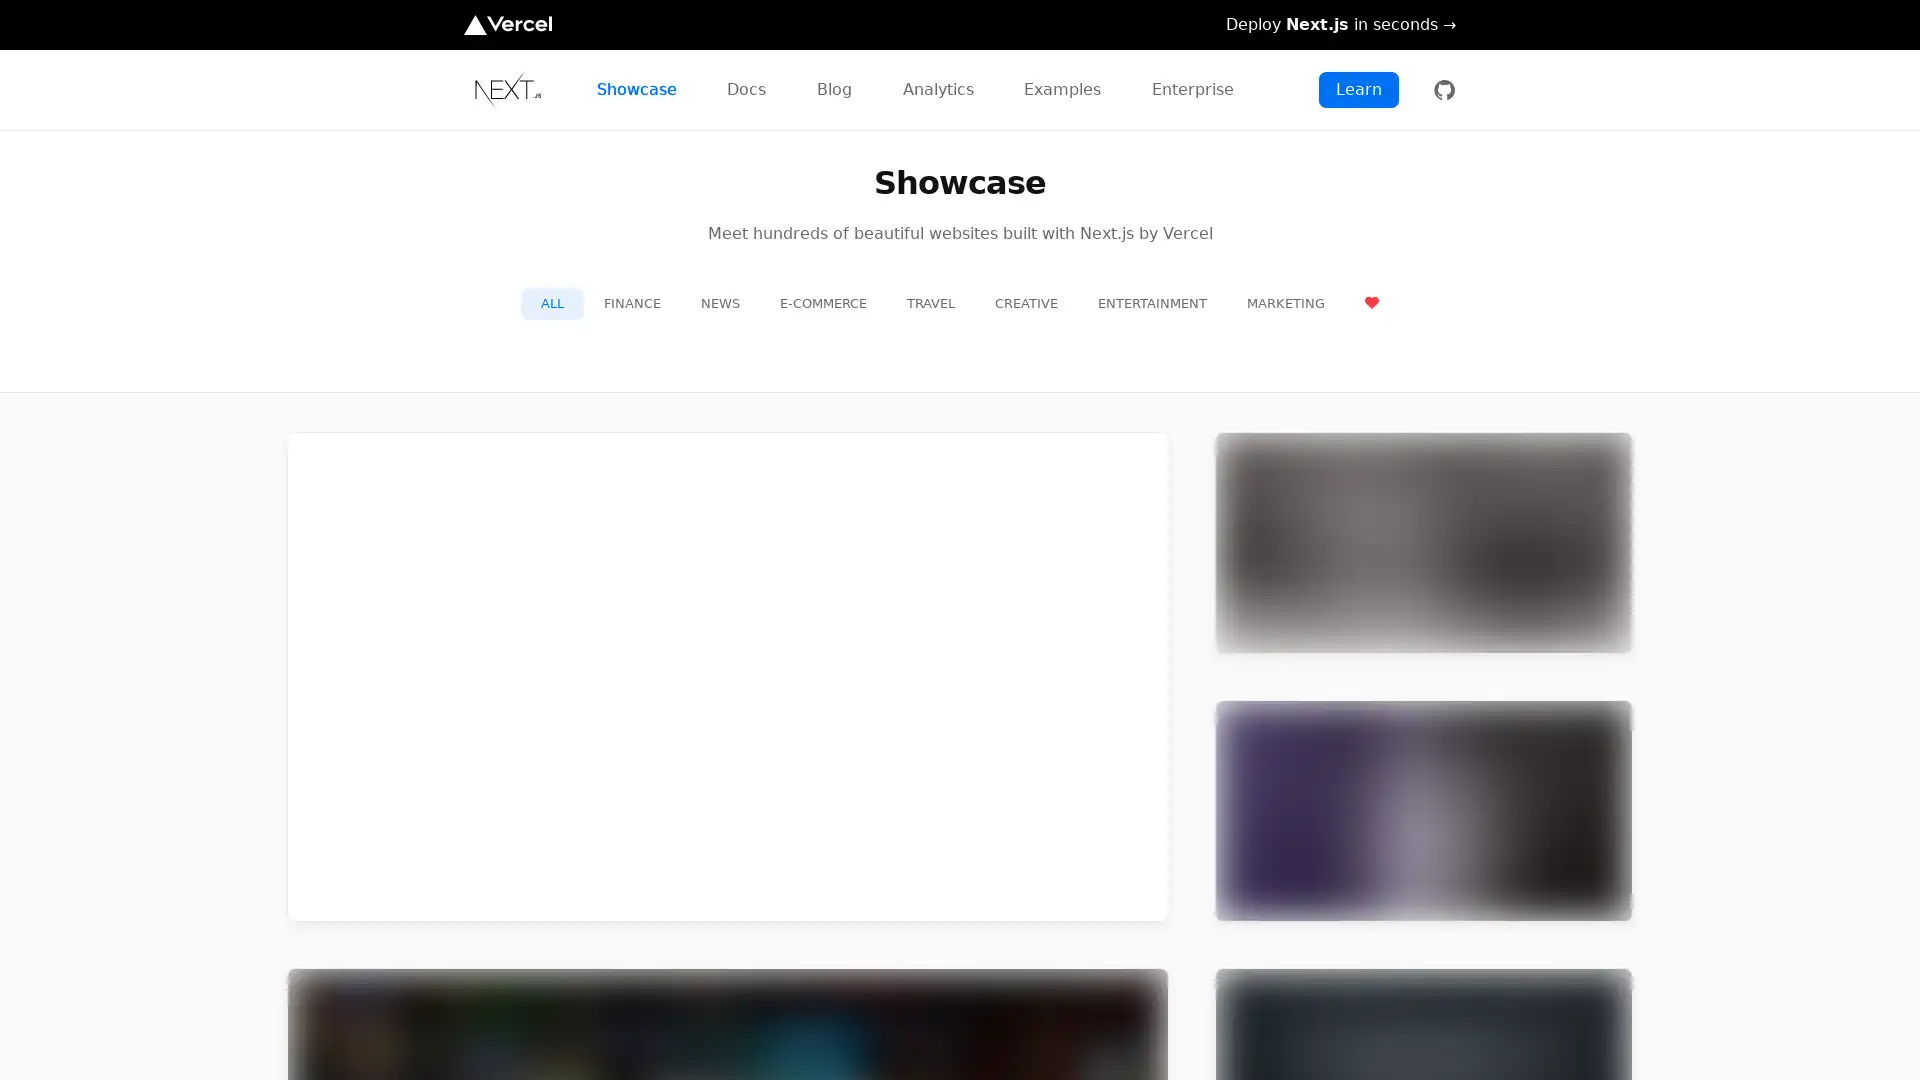 The width and height of the screenshot is (1920, 1080). I want to click on ENTERTAINMENT, so click(1152, 303).